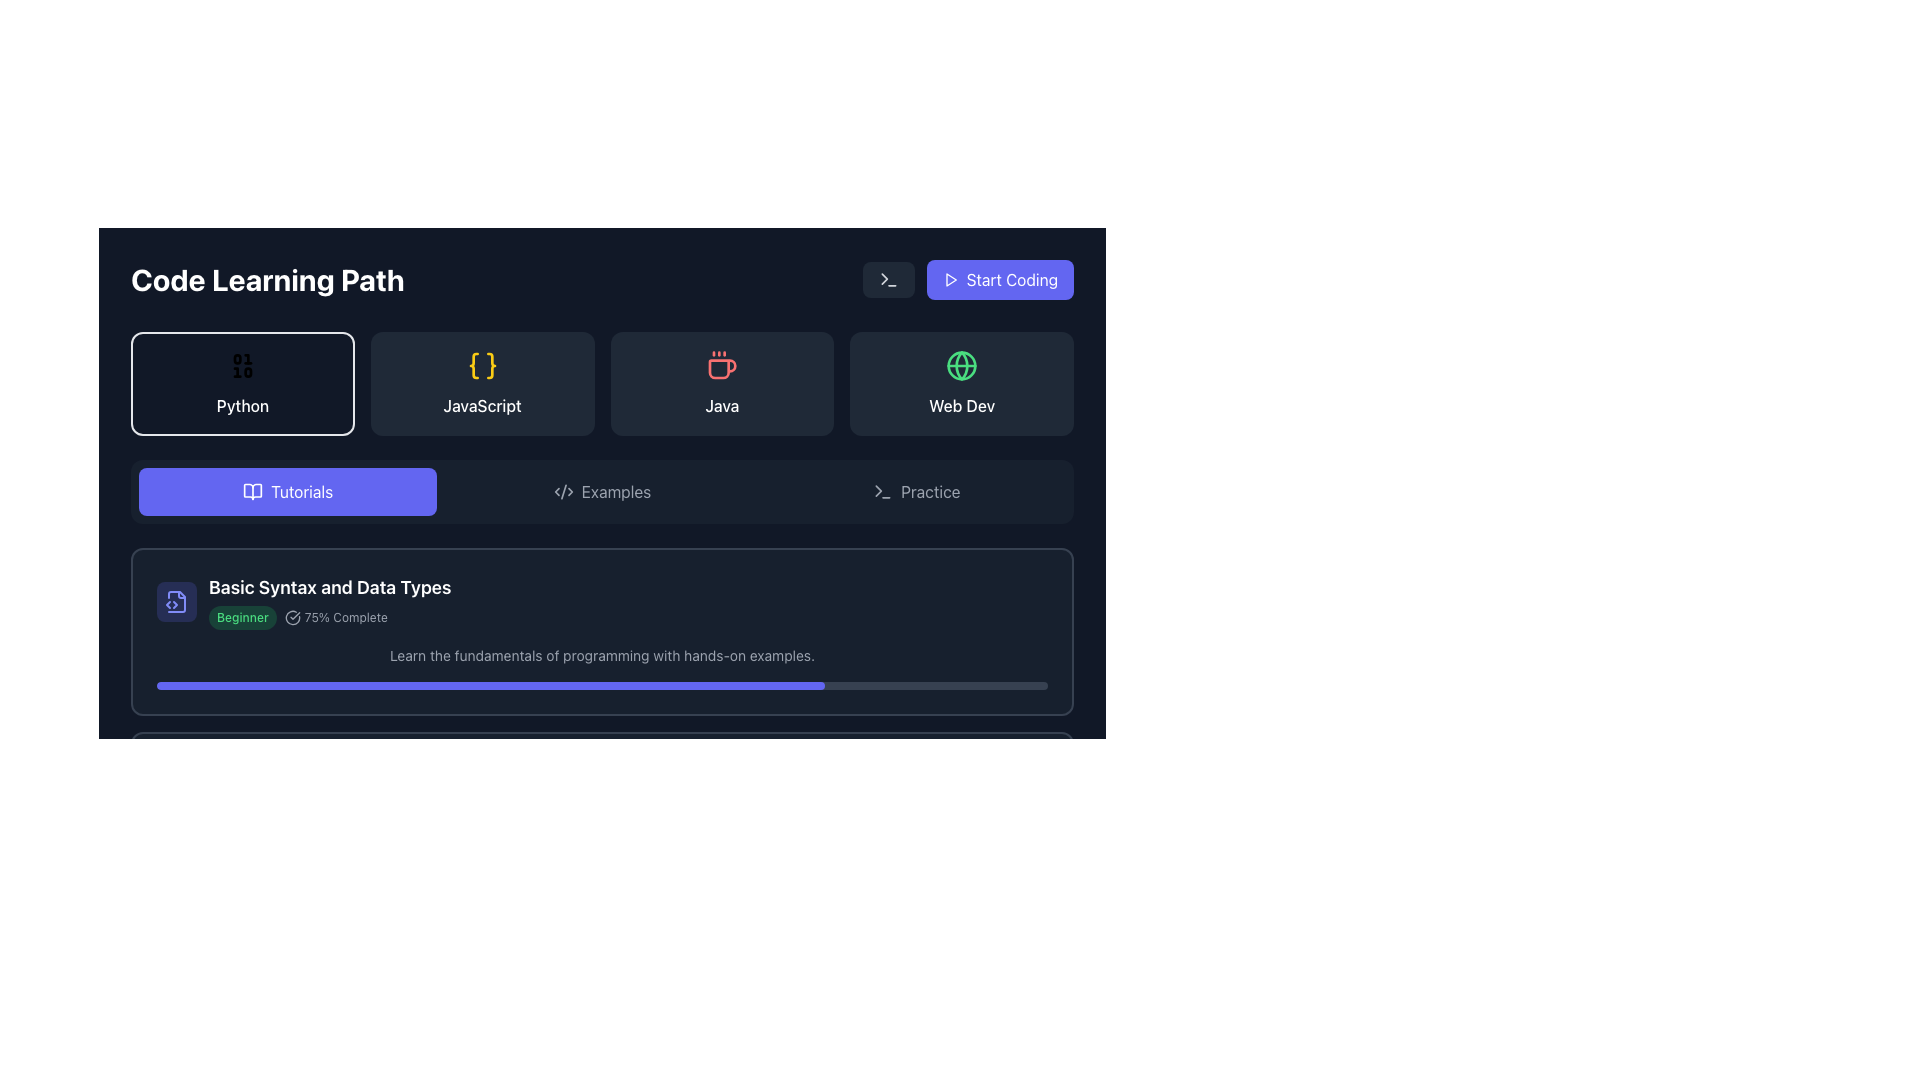 Image resolution: width=1920 pixels, height=1080 pixels. What do you see at coordinates (950, 280) in the screenshot?
I see `the triangular play icon located in the upper-right quadrant of the interface to initiate an action` at bounding box center [950, 280].